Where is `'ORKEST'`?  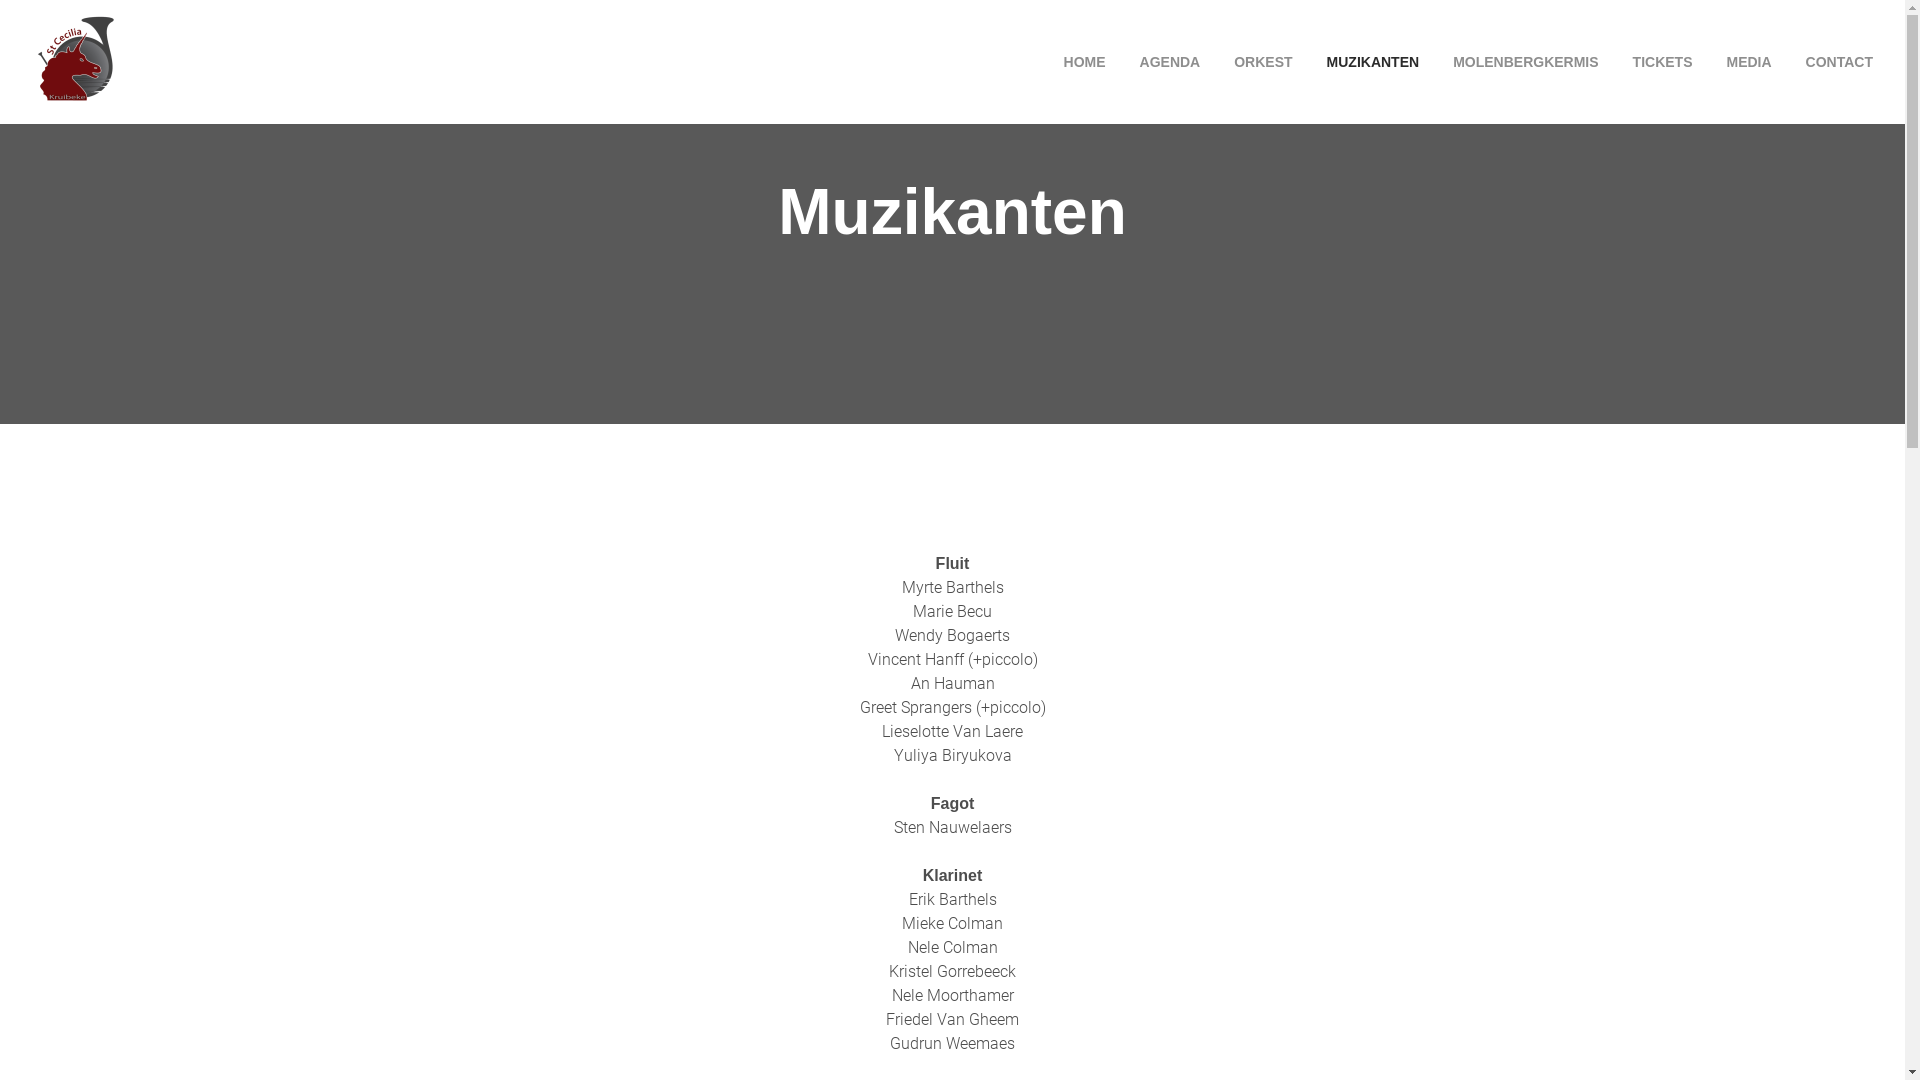
'ORKEST' is located at coordinates (1218, 60).